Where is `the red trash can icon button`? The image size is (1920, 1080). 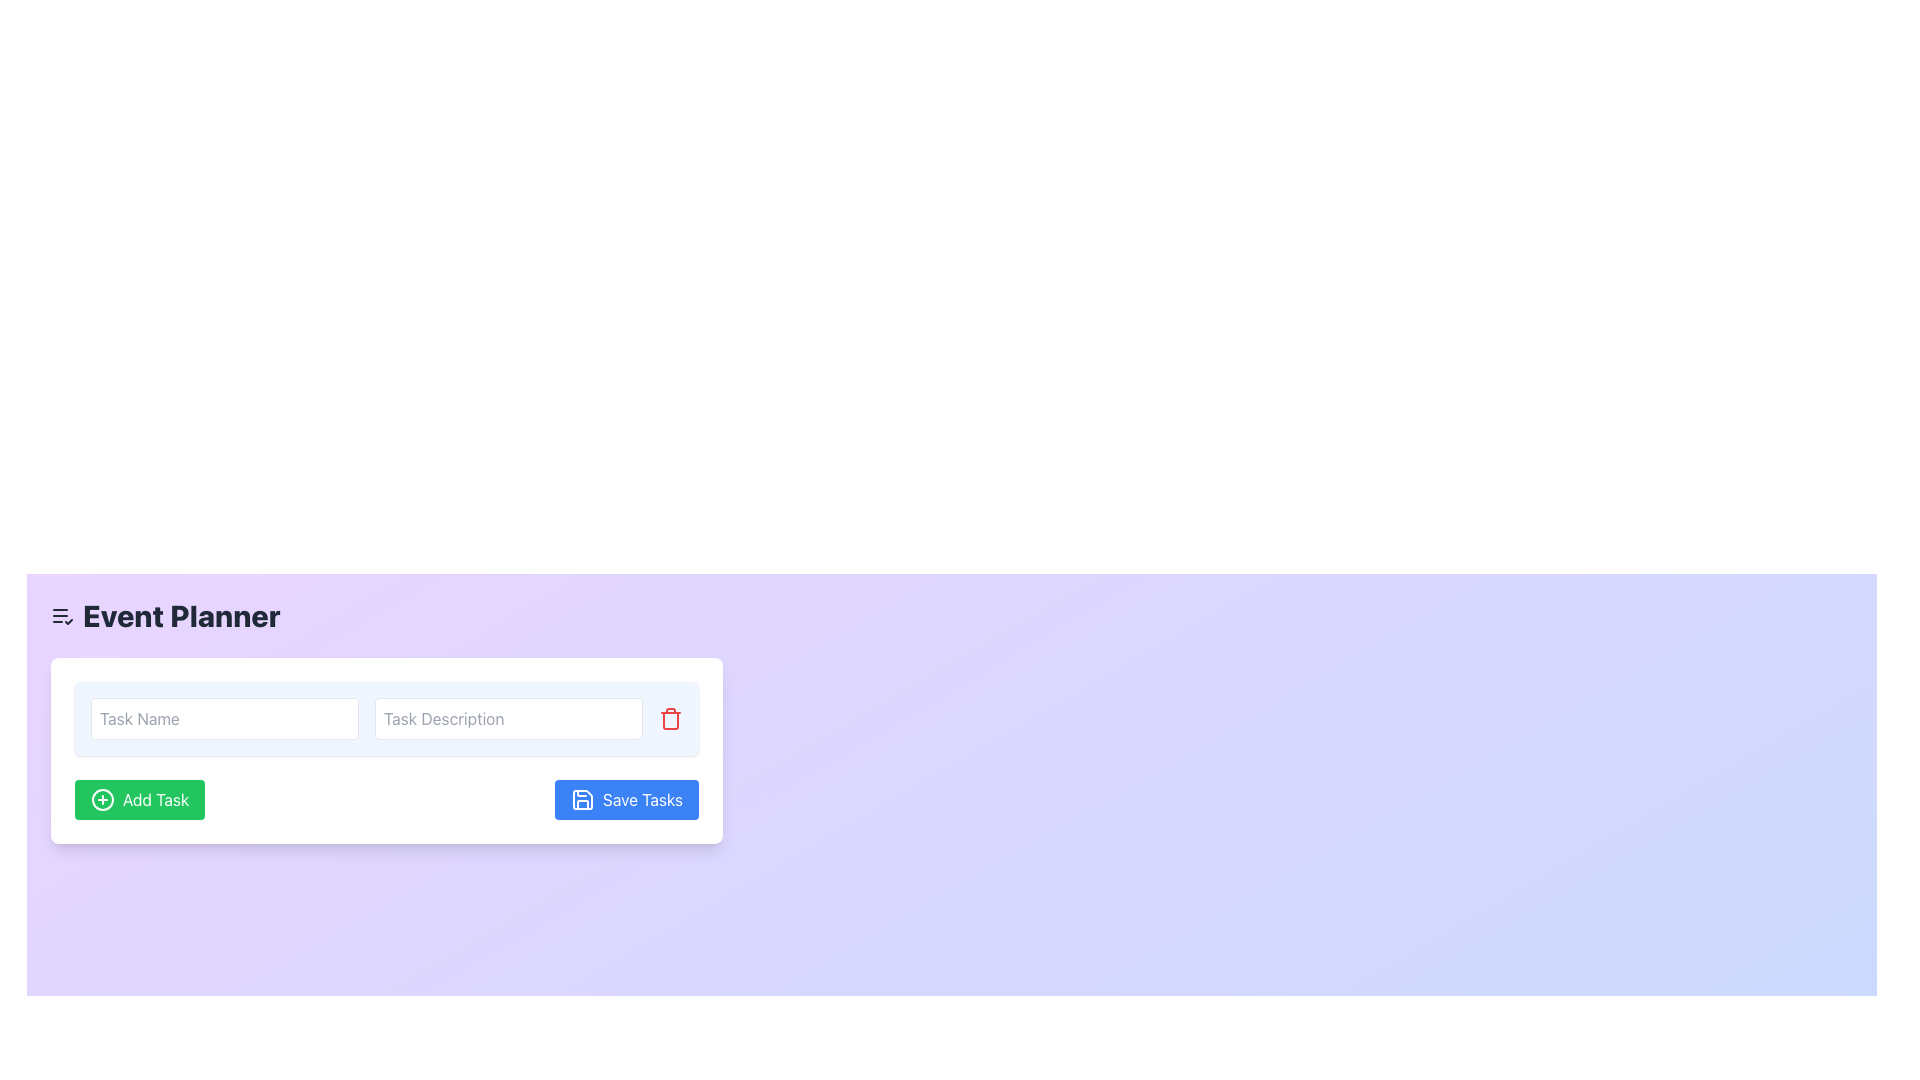
the red trash can icon button is located at coordinates (671, 717).